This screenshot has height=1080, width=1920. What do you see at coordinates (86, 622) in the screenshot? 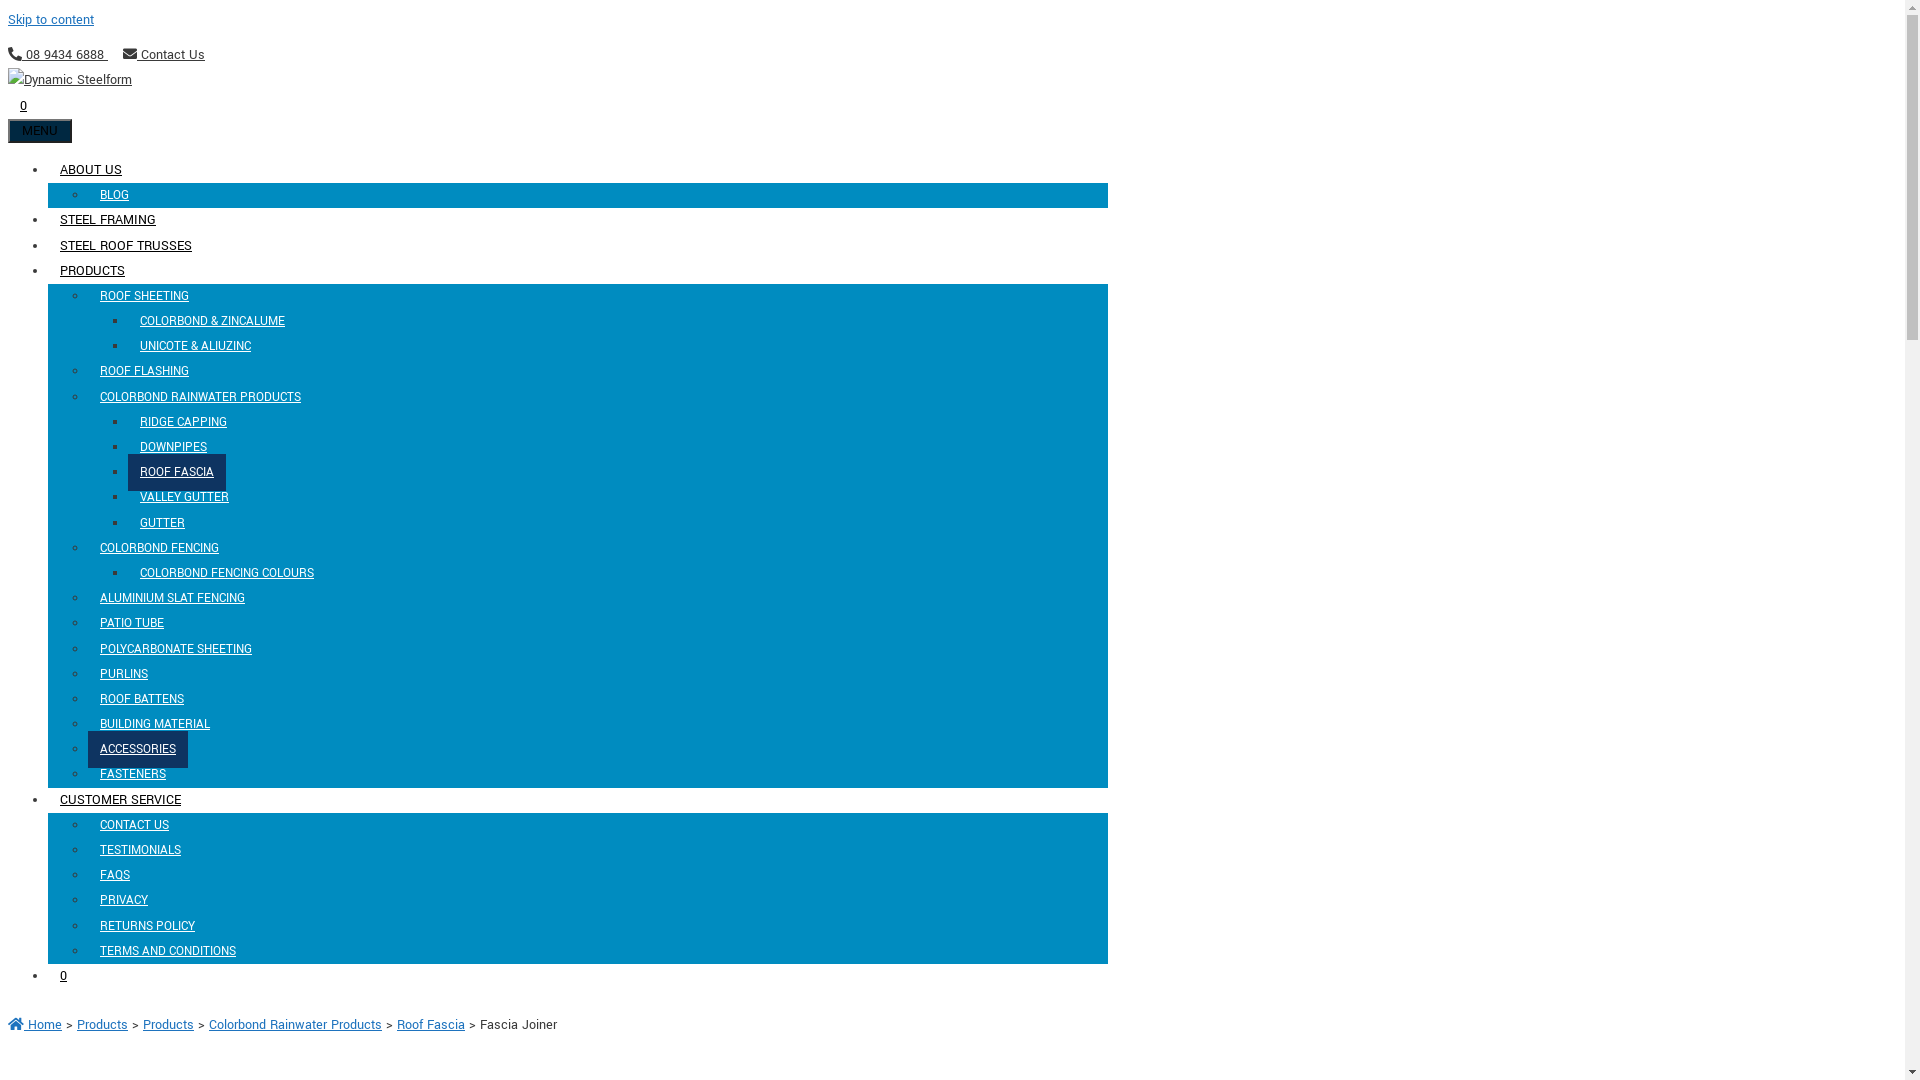
I see `'PATIO TUBE'` at bounding box center [86, 622].